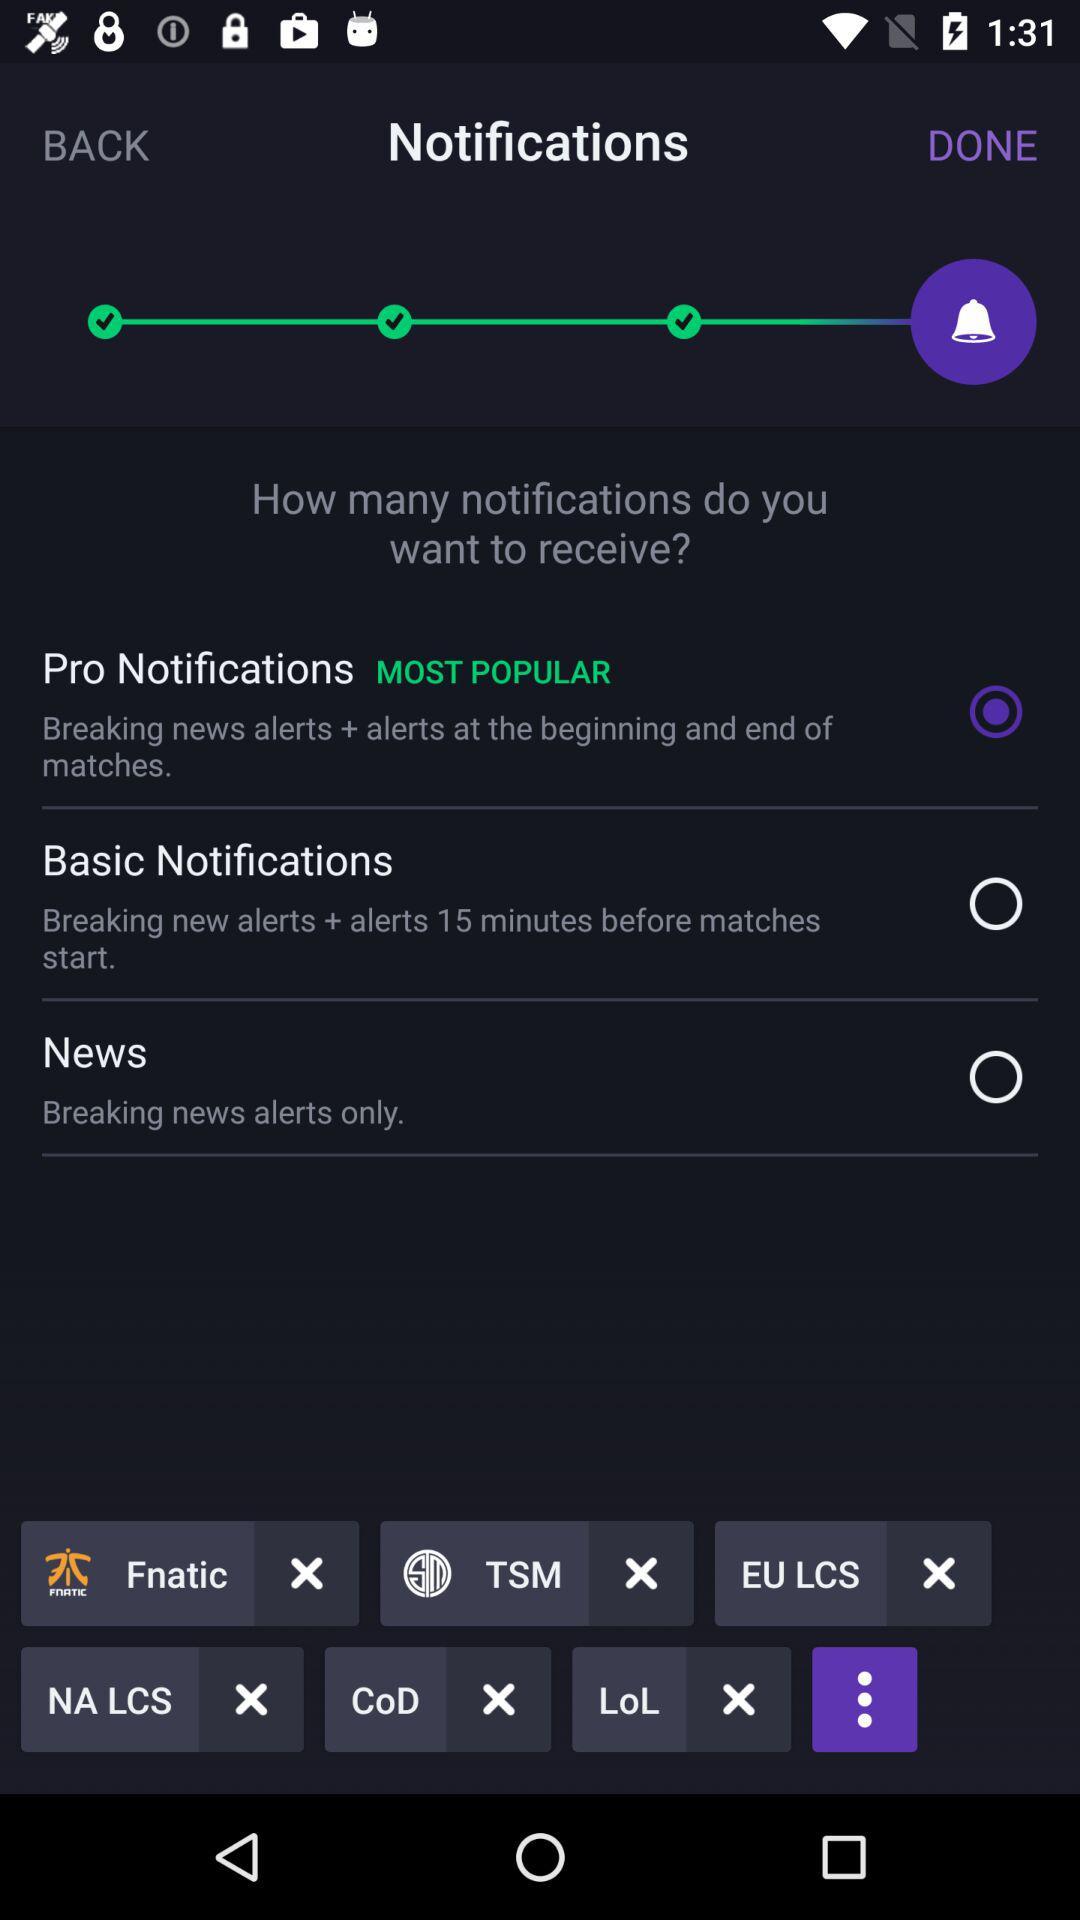 The width and height of the screenshot is (1080, 1920). Describe the element at coordinates (95, 143) in the screenshot. I see `back at the top left corner` at that location.